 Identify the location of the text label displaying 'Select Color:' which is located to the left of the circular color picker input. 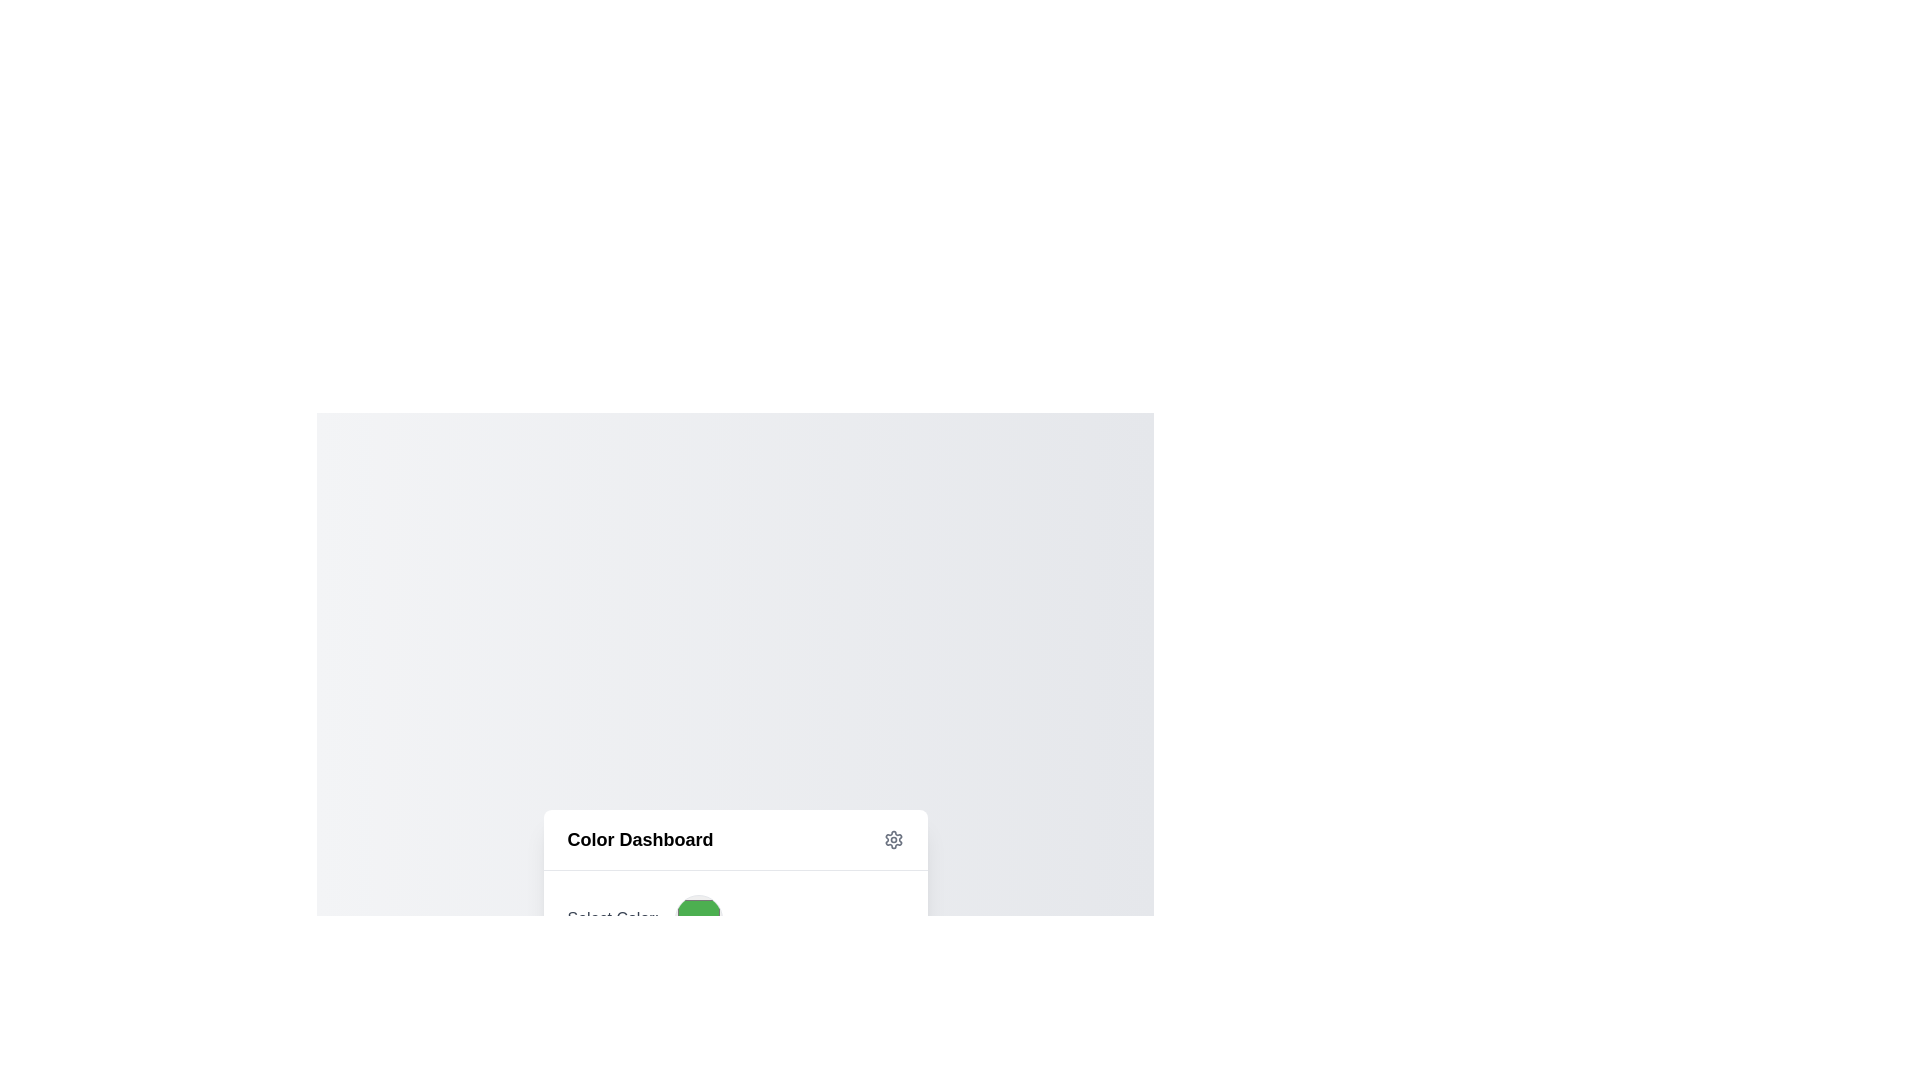
(612, 918).